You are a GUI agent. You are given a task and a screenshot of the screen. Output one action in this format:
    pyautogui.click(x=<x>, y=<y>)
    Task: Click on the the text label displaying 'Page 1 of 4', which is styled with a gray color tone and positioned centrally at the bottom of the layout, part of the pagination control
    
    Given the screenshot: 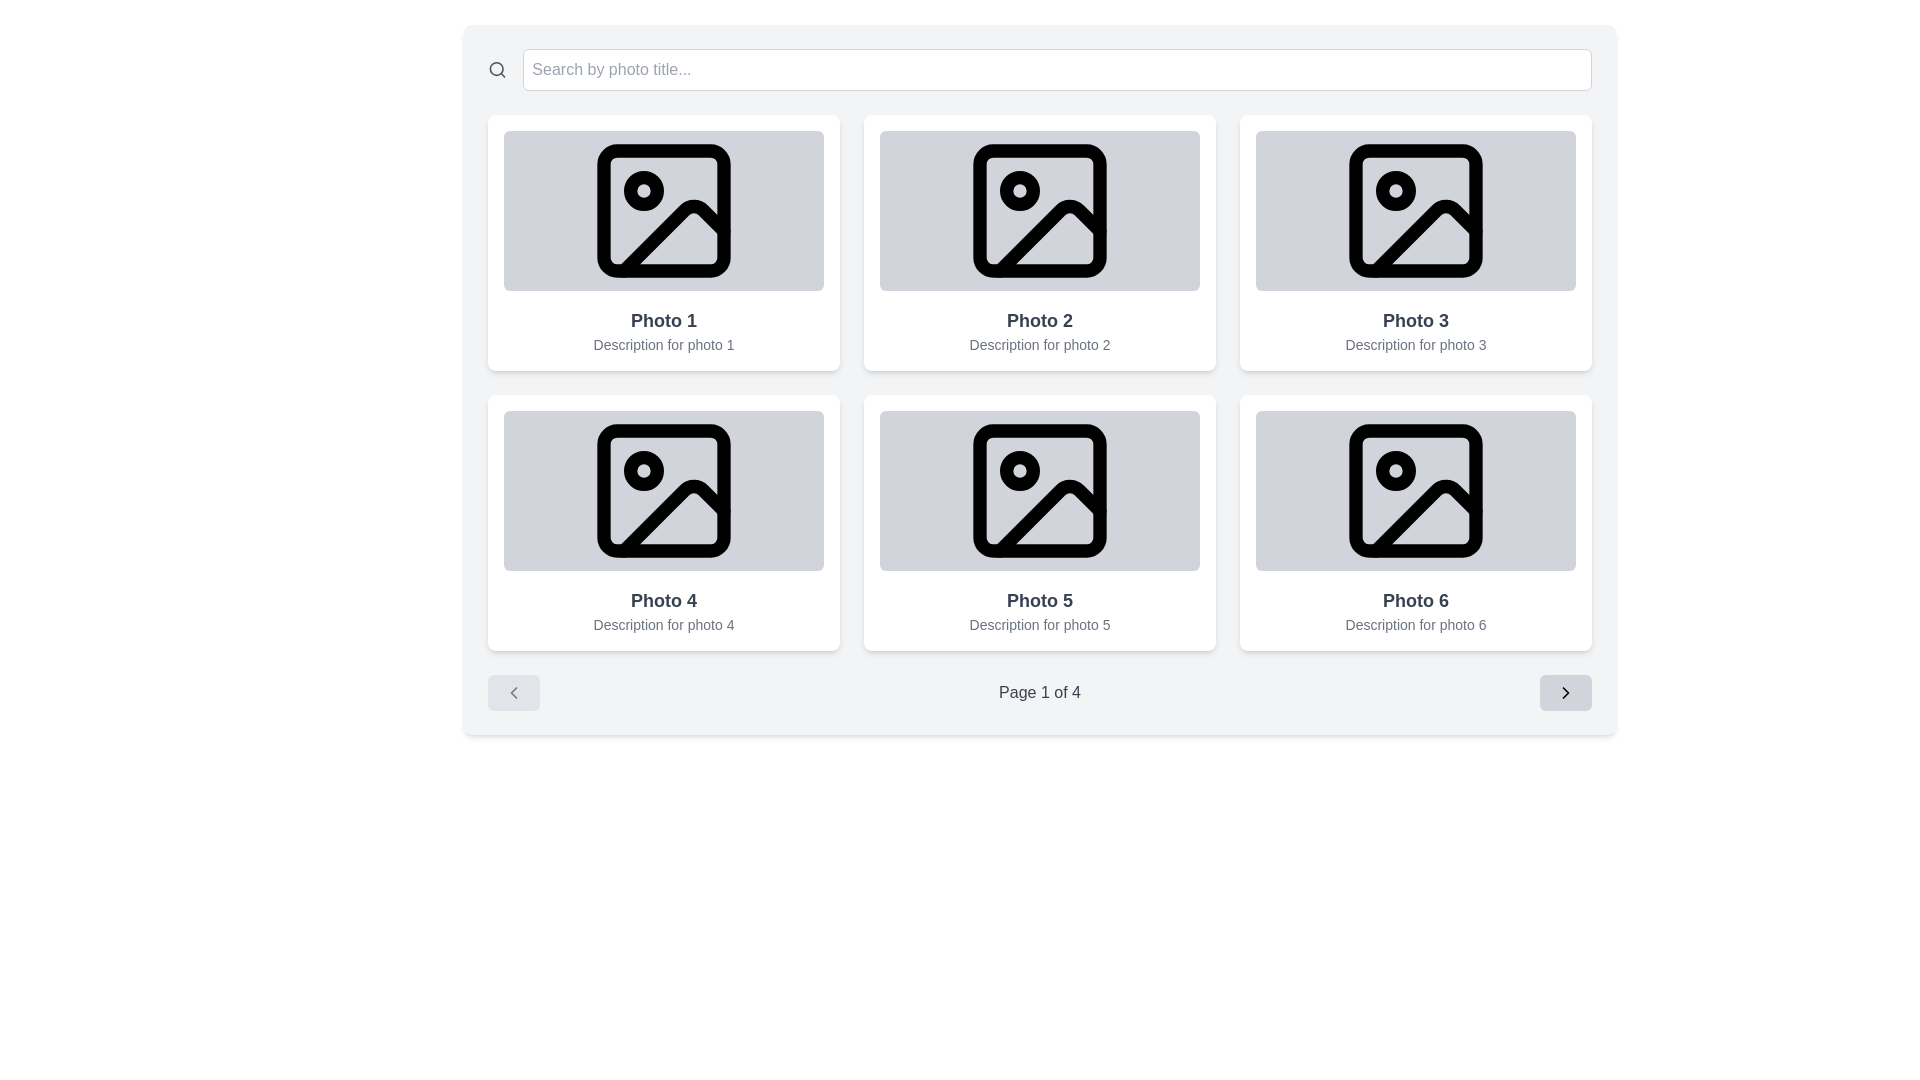 What is the action you would take?
    pyautogui.click(x=1040, y=692)
    